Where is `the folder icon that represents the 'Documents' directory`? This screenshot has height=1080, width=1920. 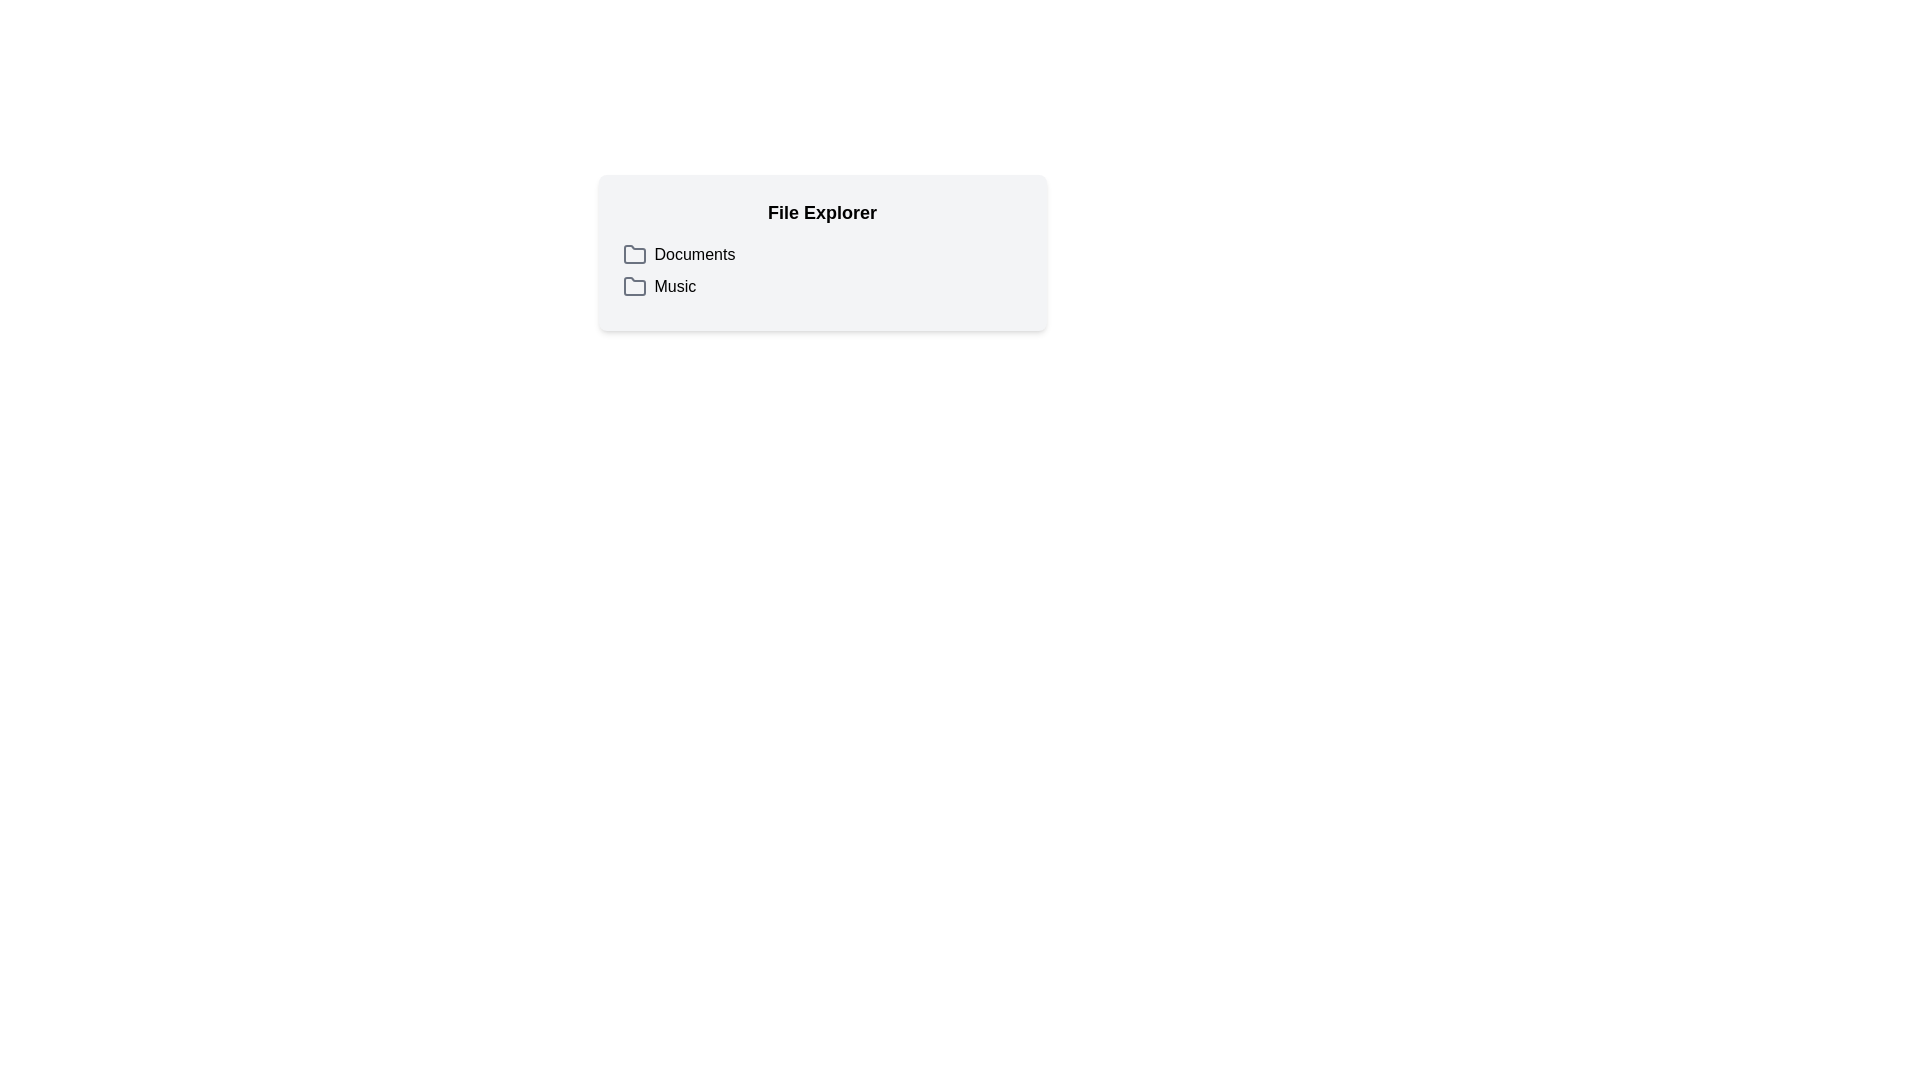 the folder icon that represents the 'Documents' directory is located at coordinates (633, 253).